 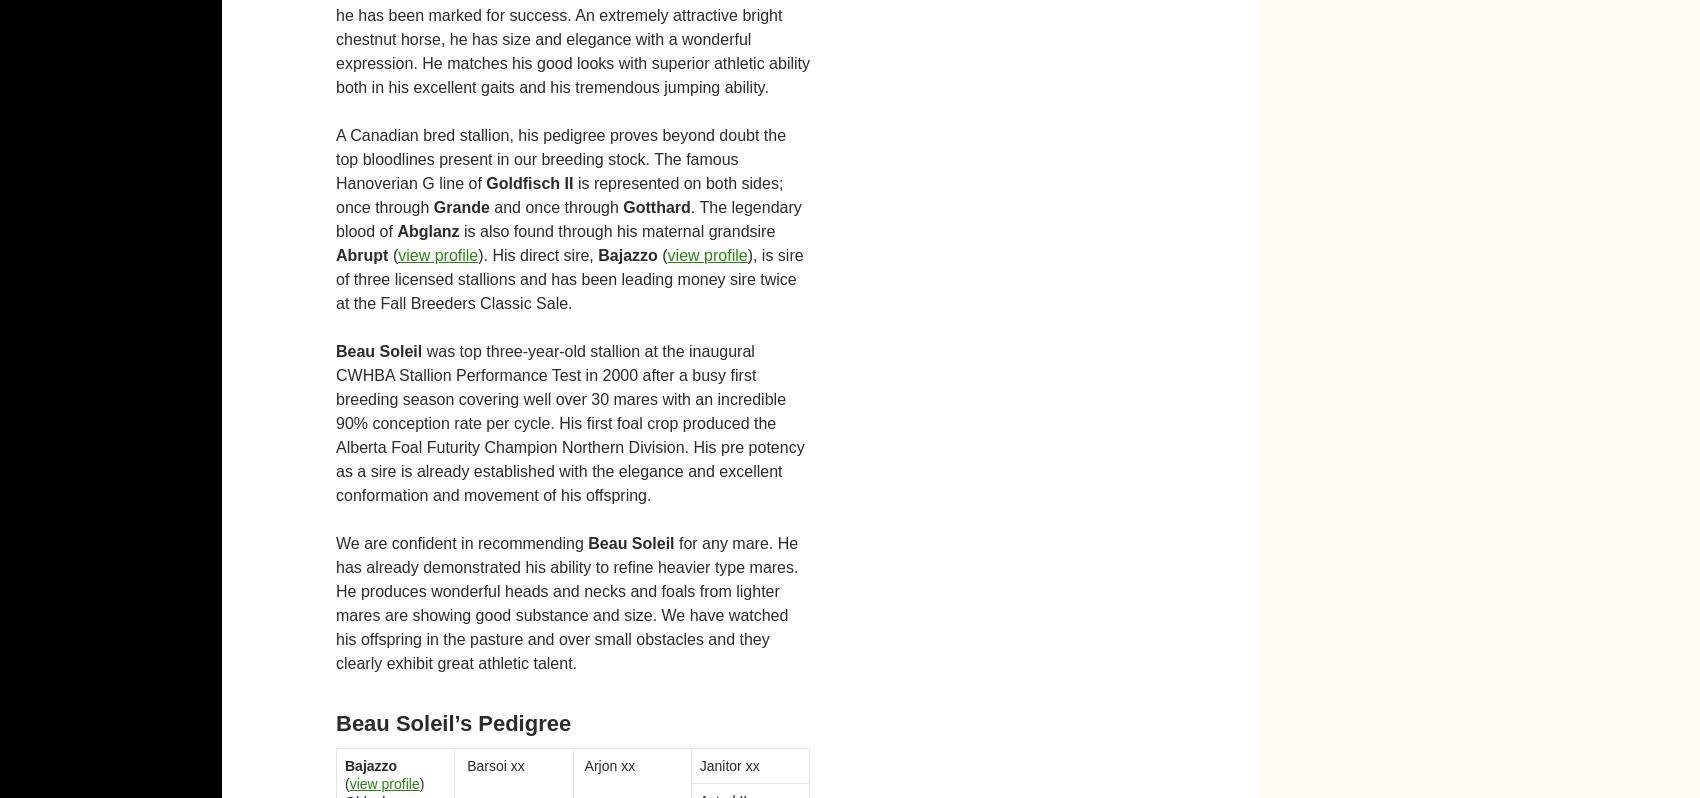 What do you see at coordinates (567, 219) in the screenshot?
I see `'. The legendary blood of'` at bounding box center [567, 219].